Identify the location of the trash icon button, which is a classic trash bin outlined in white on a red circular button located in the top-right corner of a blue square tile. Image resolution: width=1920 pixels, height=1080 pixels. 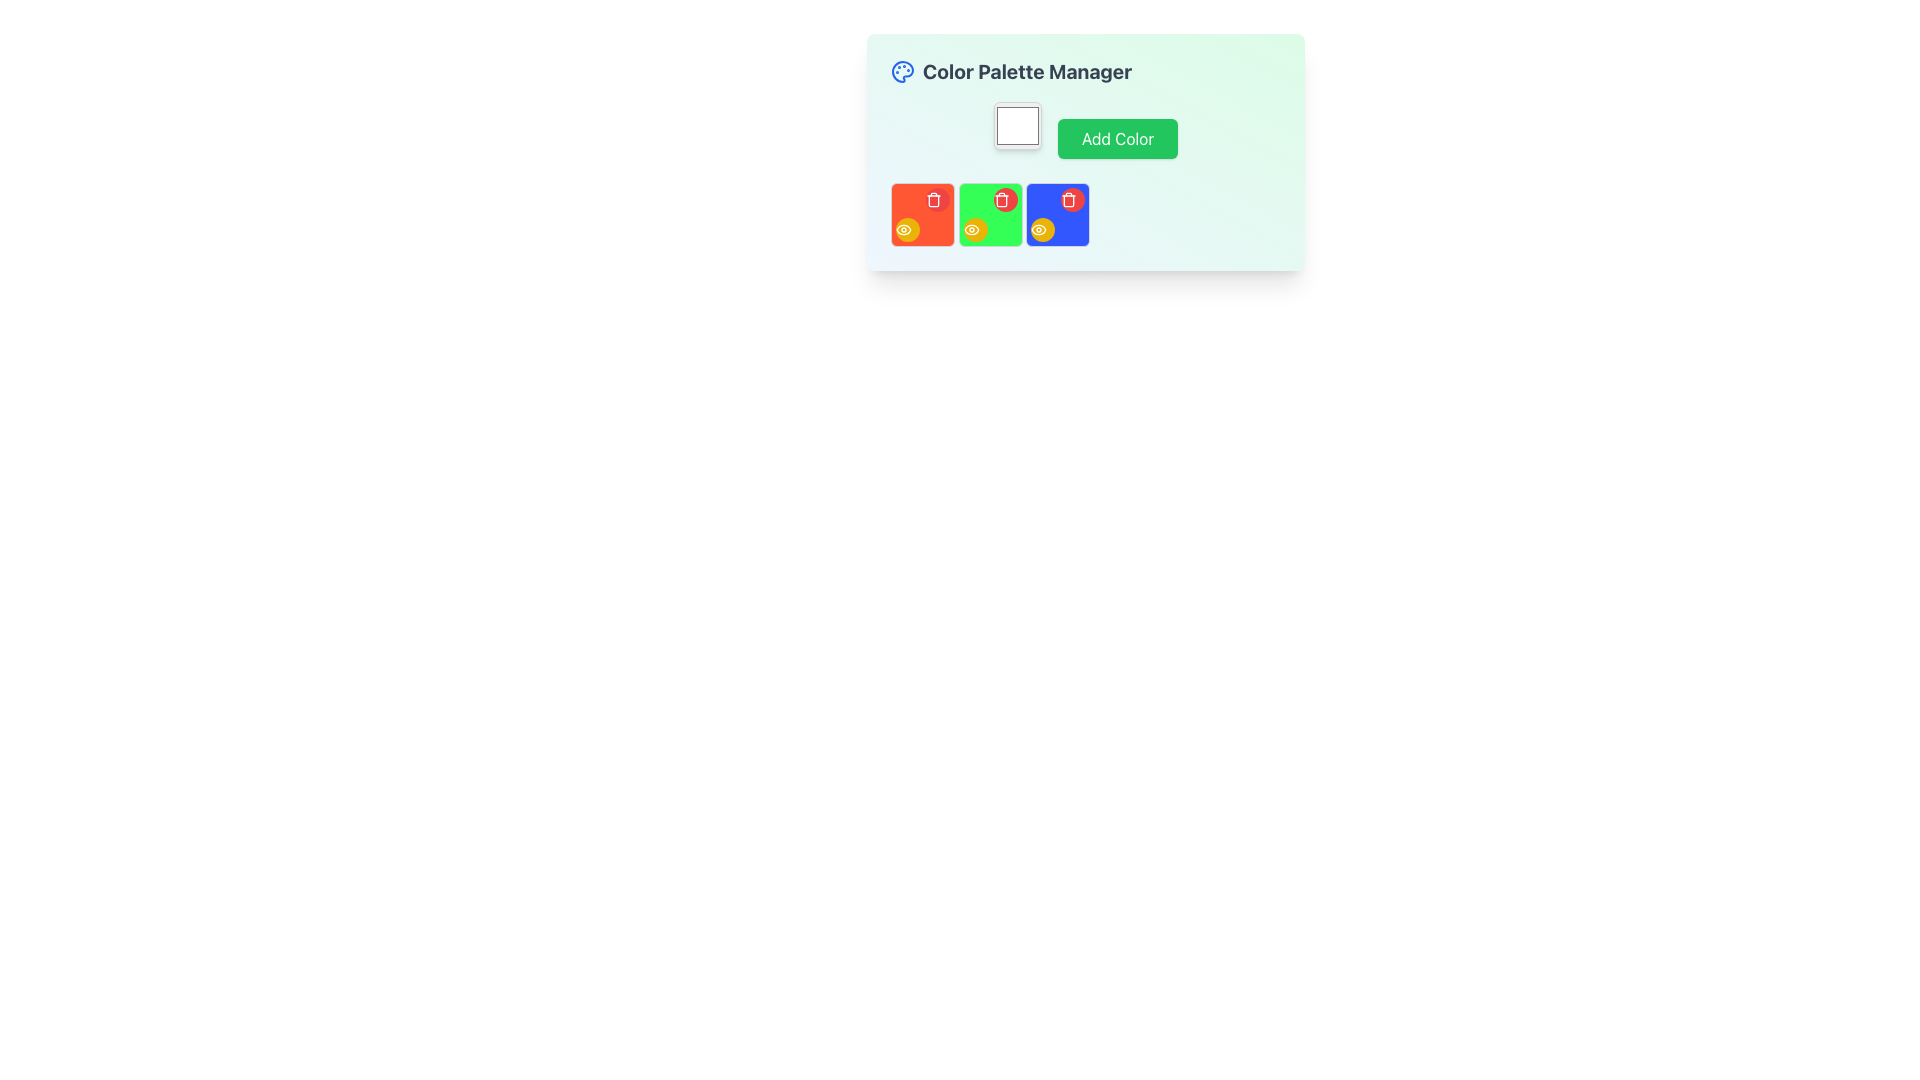
(1068, 200).